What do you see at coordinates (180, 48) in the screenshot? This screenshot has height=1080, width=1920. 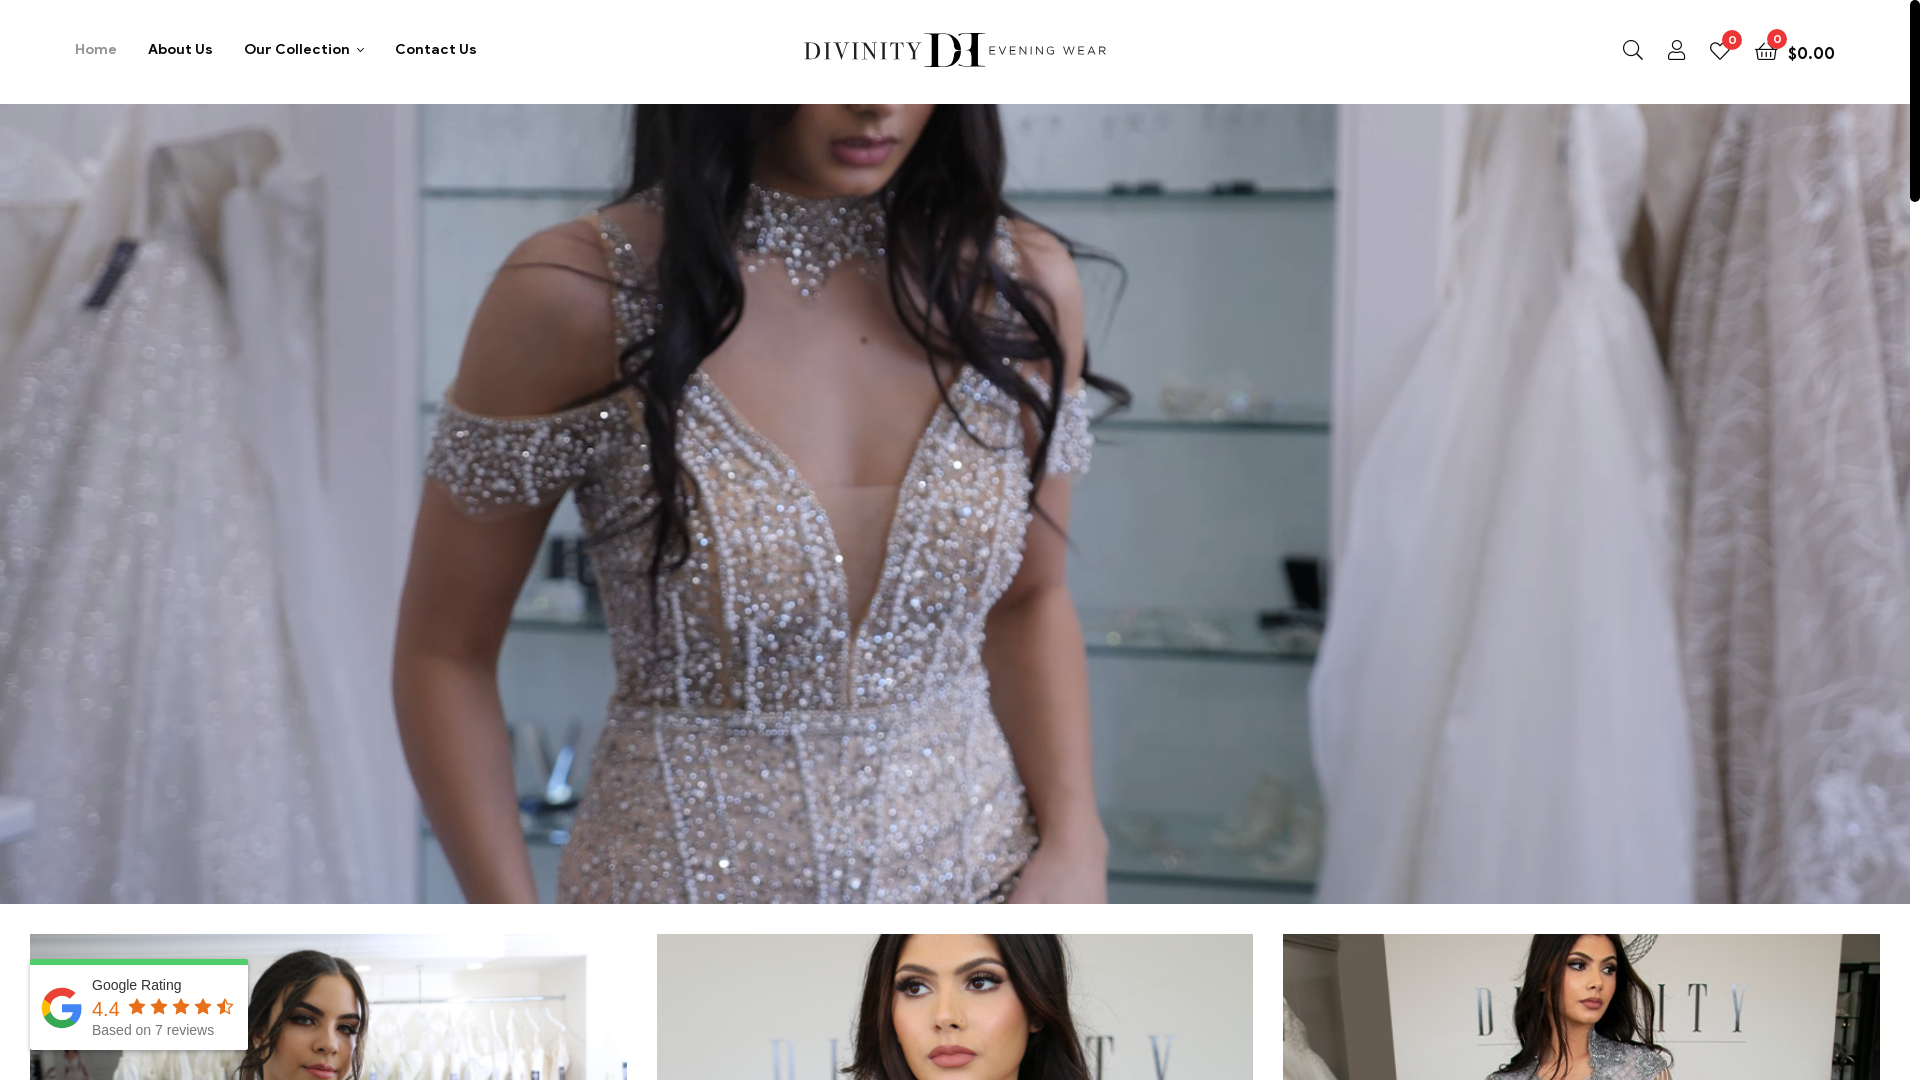 I see `'About Us'` at bounding box center [180, 48].